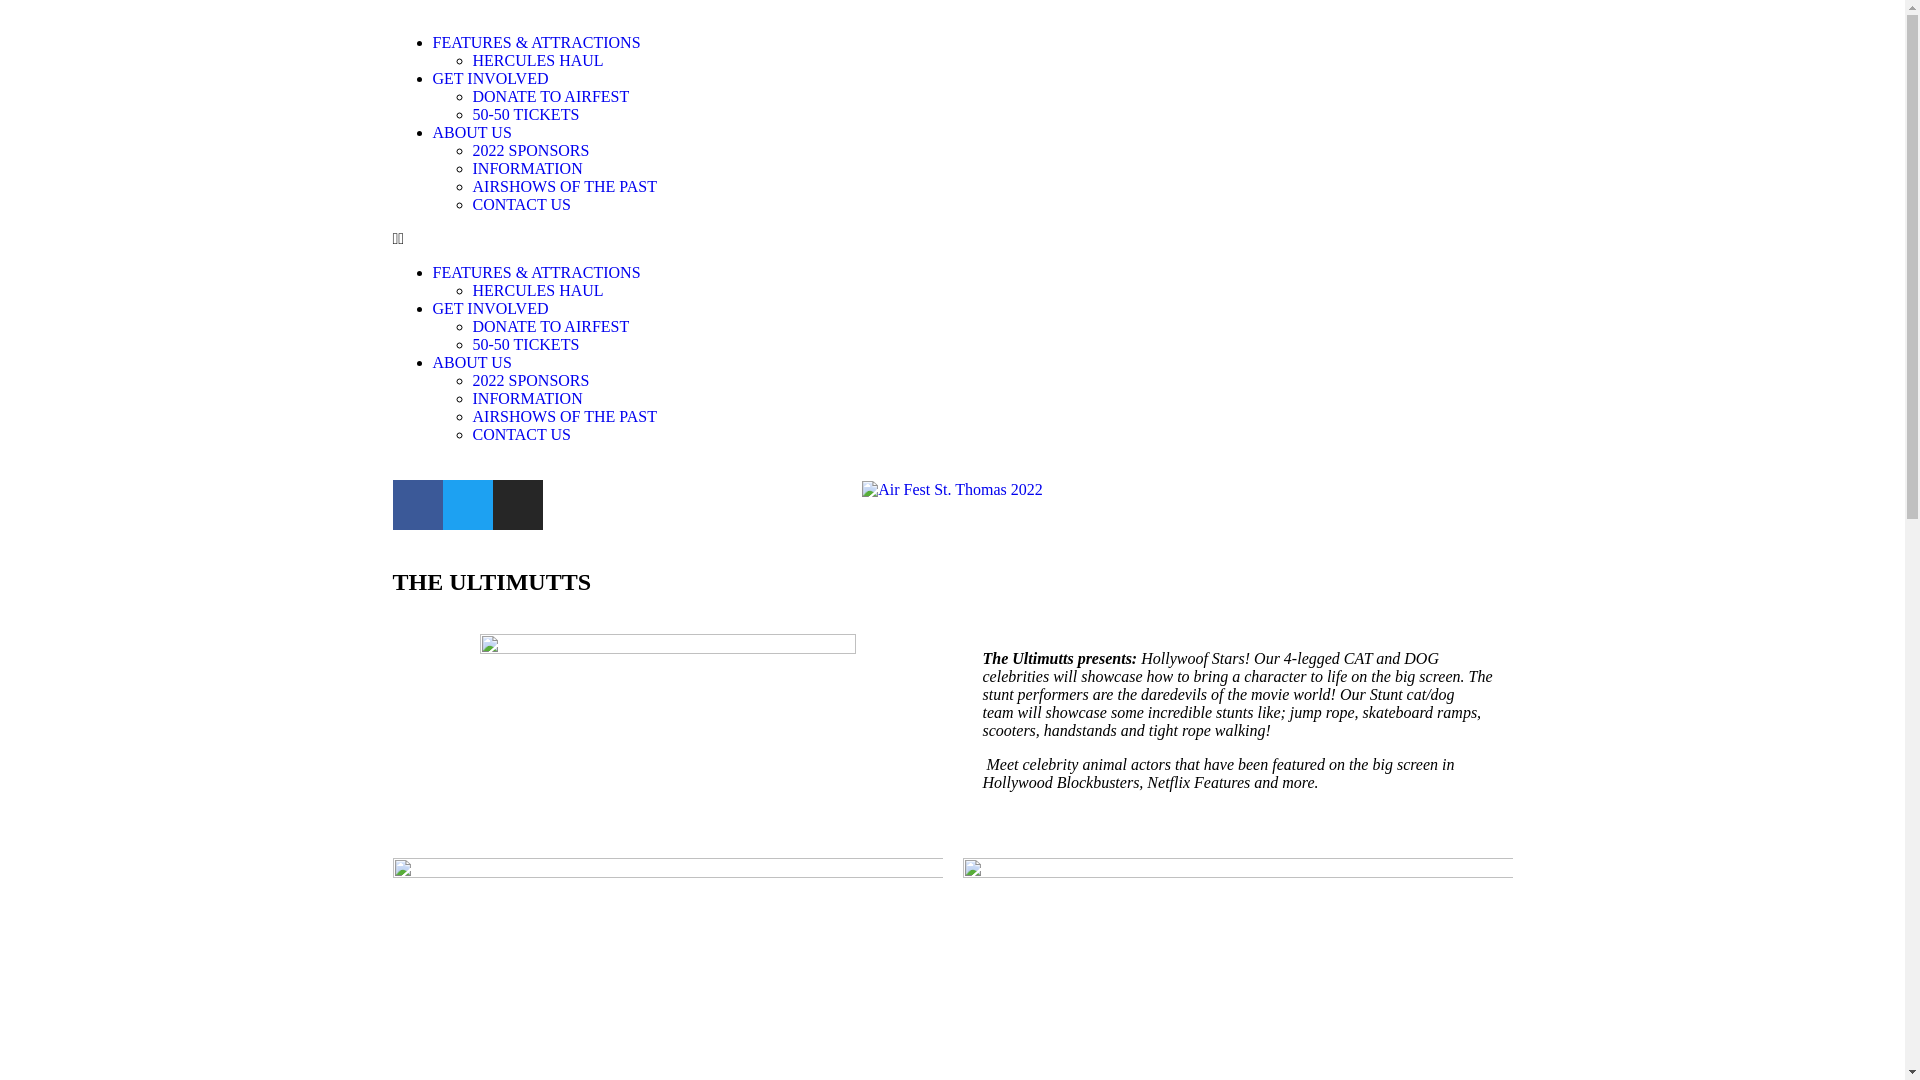 This screenshot has height=1080, width=1920. I want to click on 'ABOUT US', so click(470, 132).